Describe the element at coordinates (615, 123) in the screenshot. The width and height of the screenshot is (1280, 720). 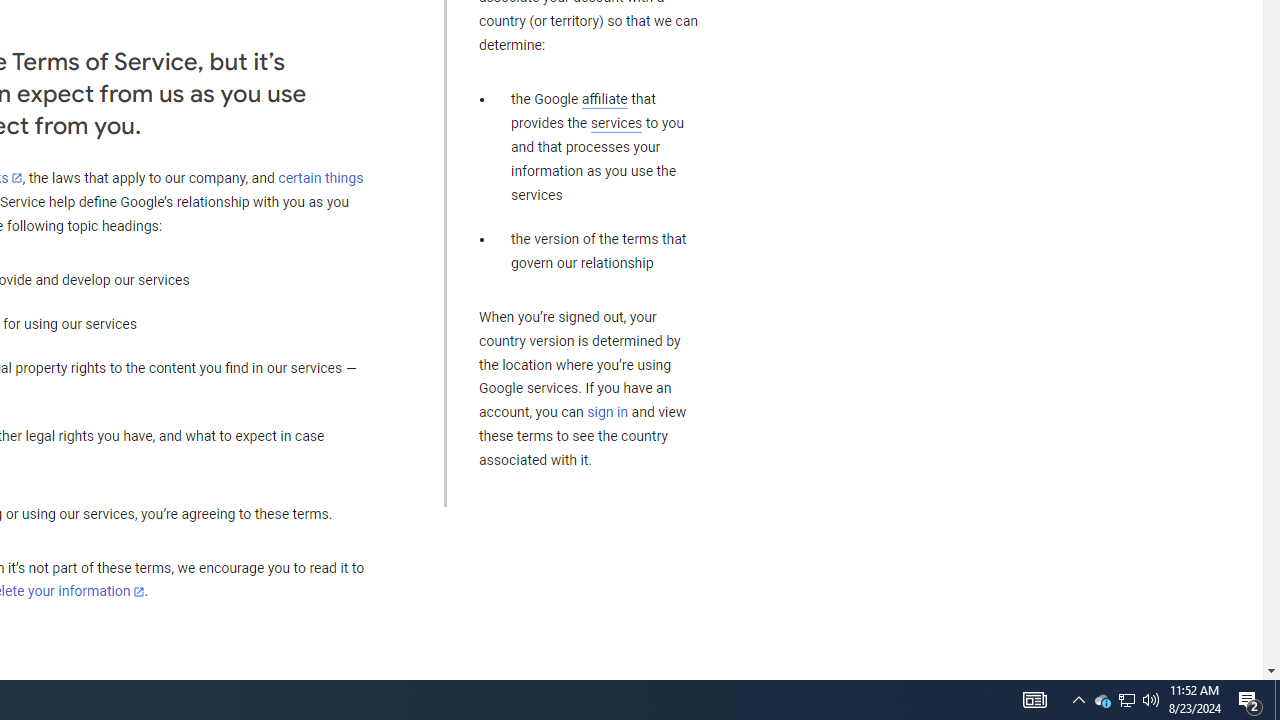
I see `'services'` at that location.